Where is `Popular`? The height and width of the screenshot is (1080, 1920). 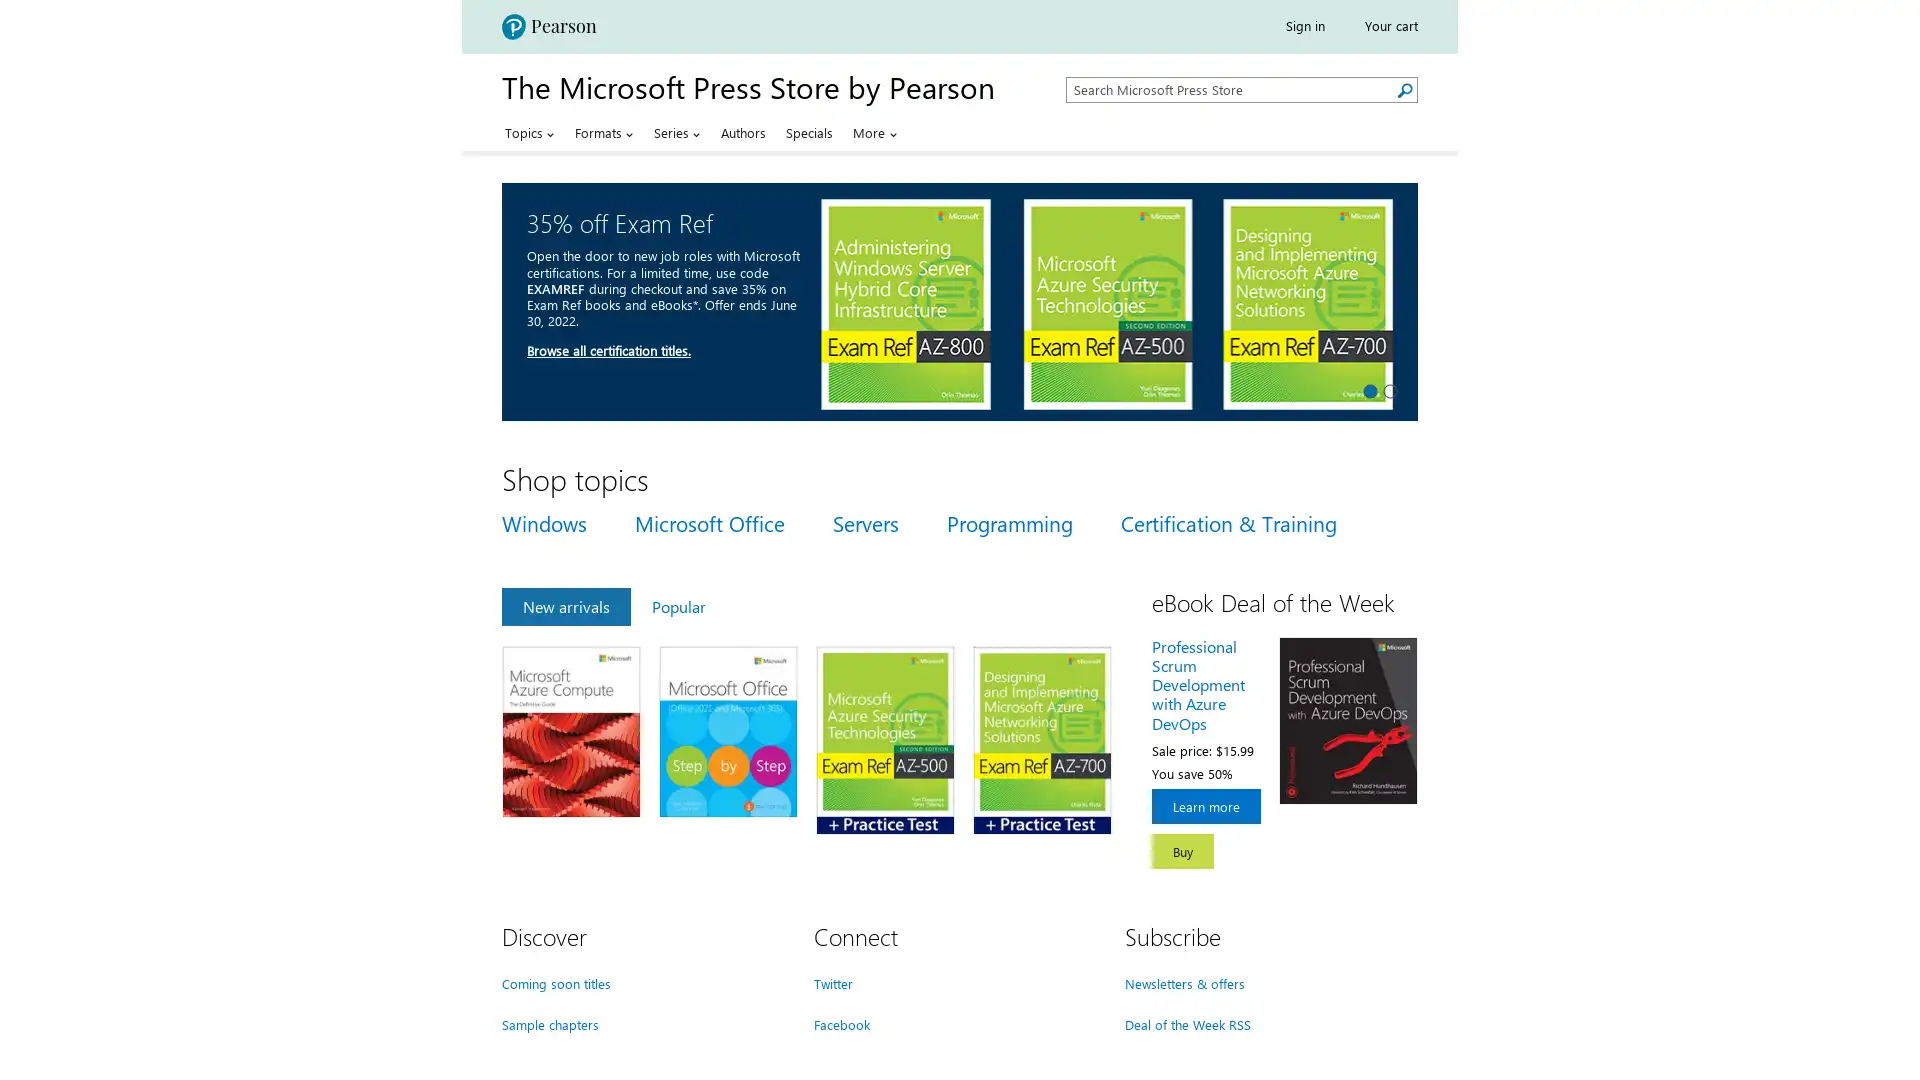
Popular is located at coordinates (678, 604).